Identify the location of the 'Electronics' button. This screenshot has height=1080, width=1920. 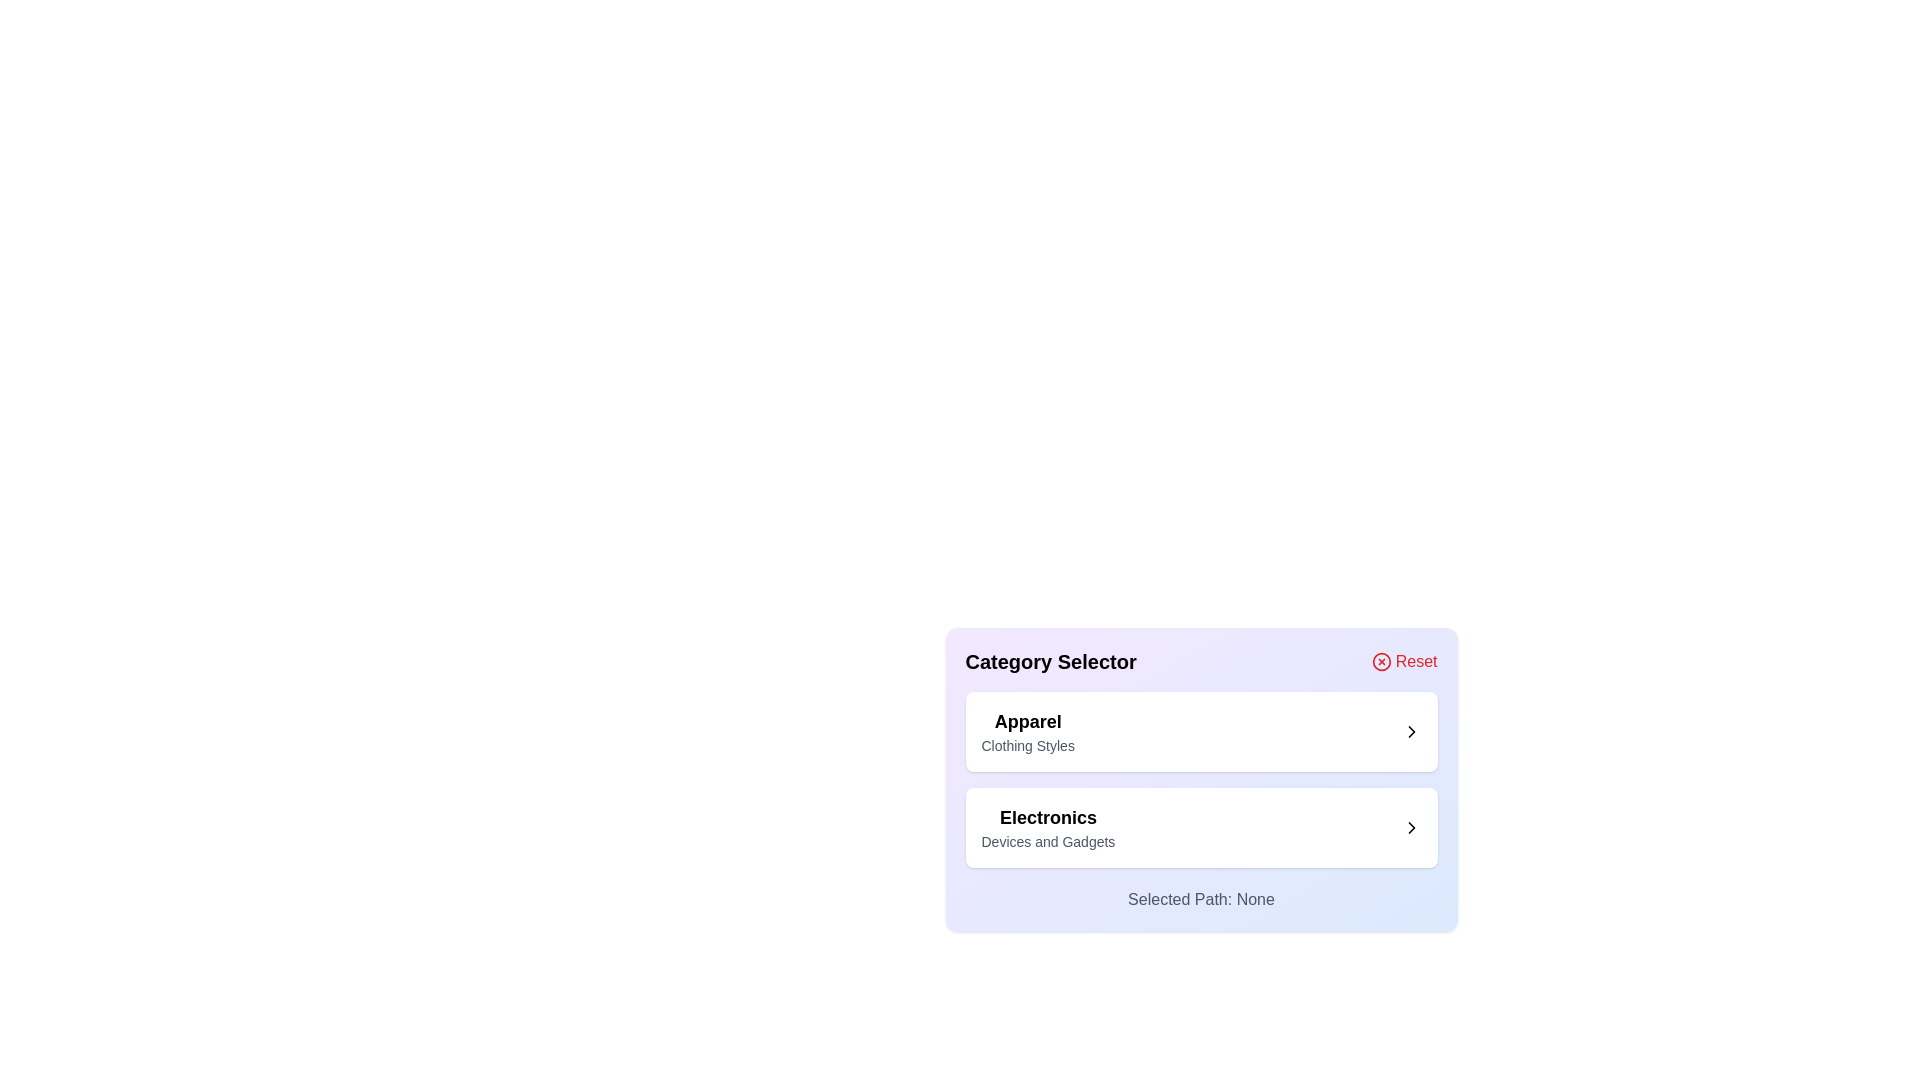
(1200, 828).